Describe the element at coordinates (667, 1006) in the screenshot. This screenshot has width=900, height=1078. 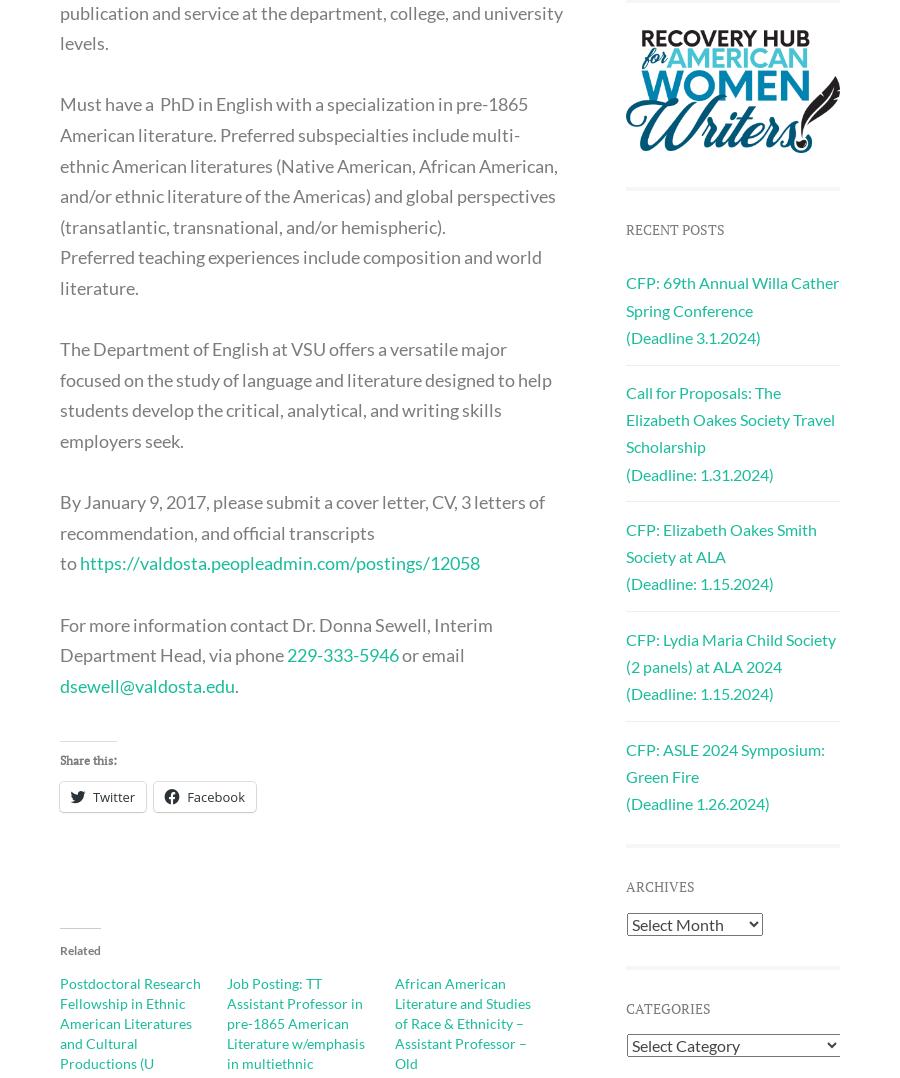
I see `'Categories'` at that location.